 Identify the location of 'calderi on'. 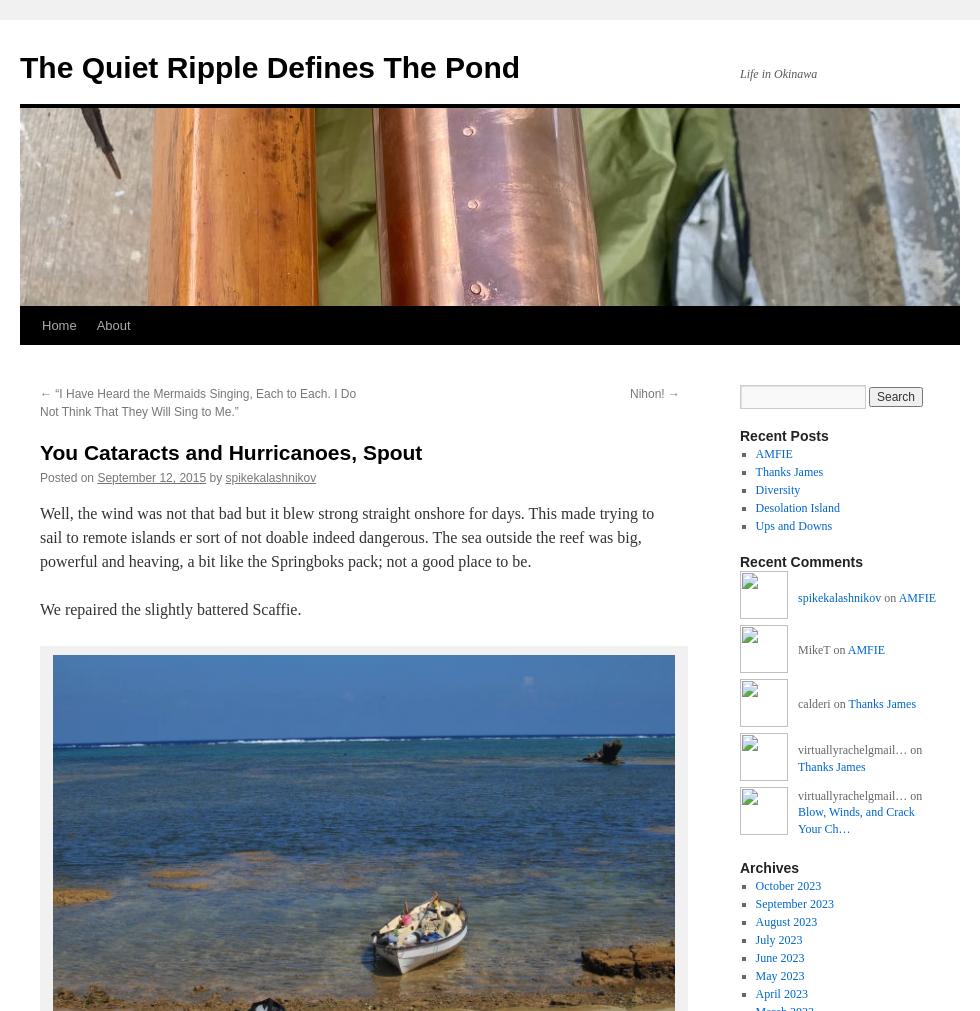
(823, 702).